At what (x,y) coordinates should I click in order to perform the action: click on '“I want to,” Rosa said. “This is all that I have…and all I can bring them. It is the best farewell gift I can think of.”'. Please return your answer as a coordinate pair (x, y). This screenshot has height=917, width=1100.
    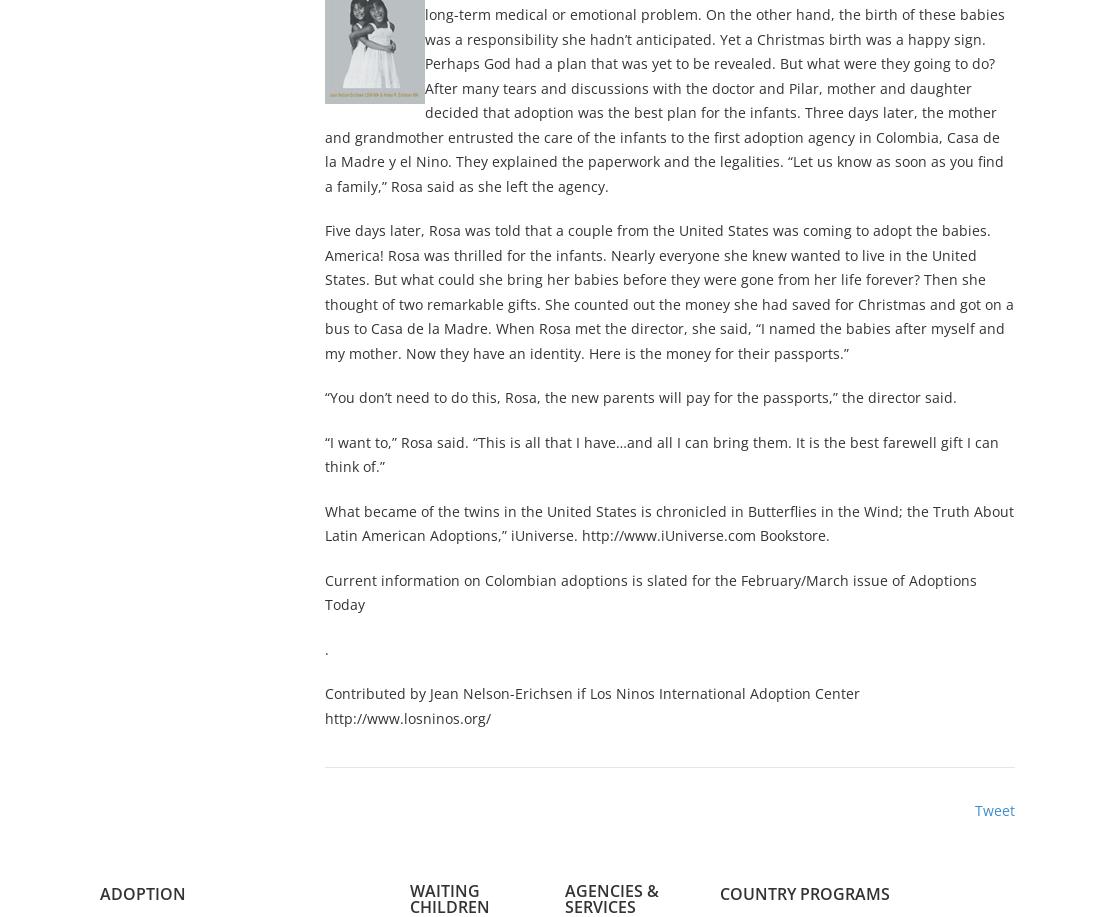
    Looking at the image, I should click on (661, 454).